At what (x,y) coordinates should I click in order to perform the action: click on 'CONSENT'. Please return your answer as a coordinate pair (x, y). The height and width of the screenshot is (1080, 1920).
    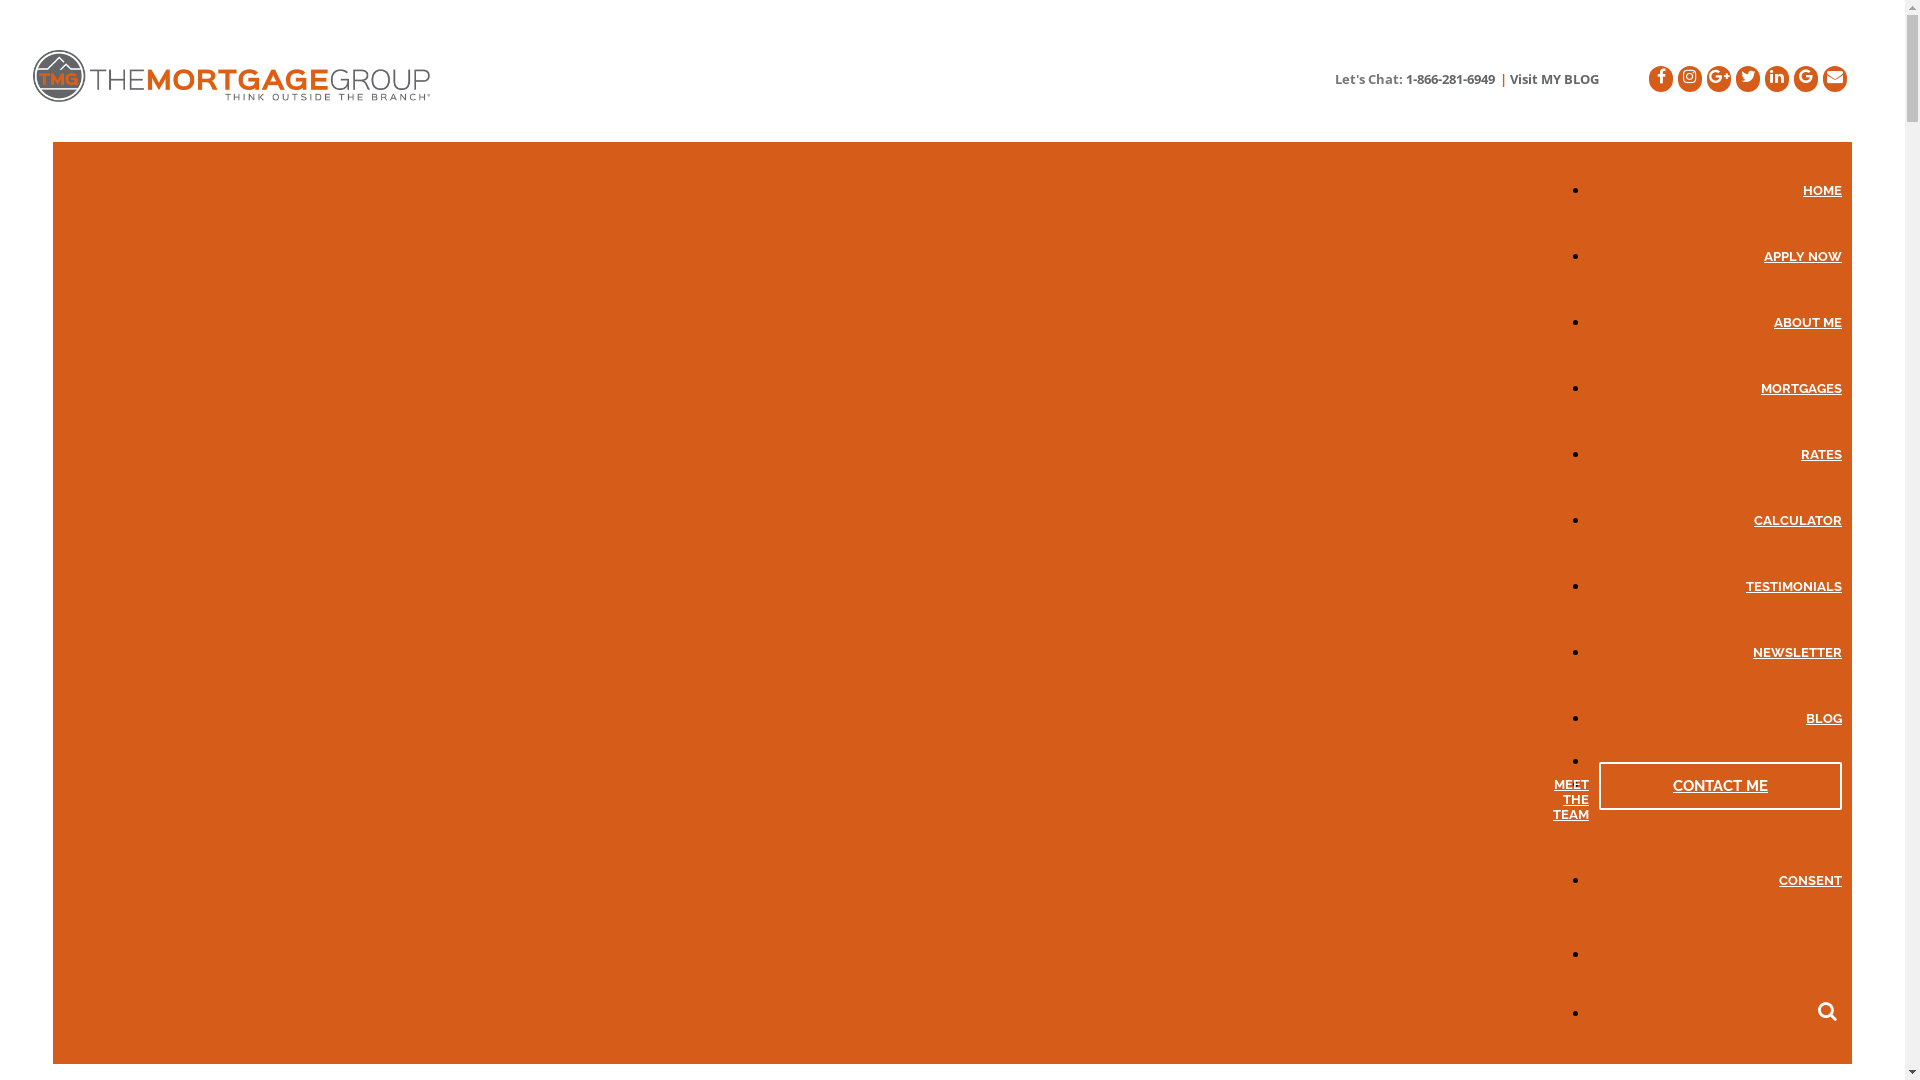
    Looking at the image, I should click on (1714, 875).